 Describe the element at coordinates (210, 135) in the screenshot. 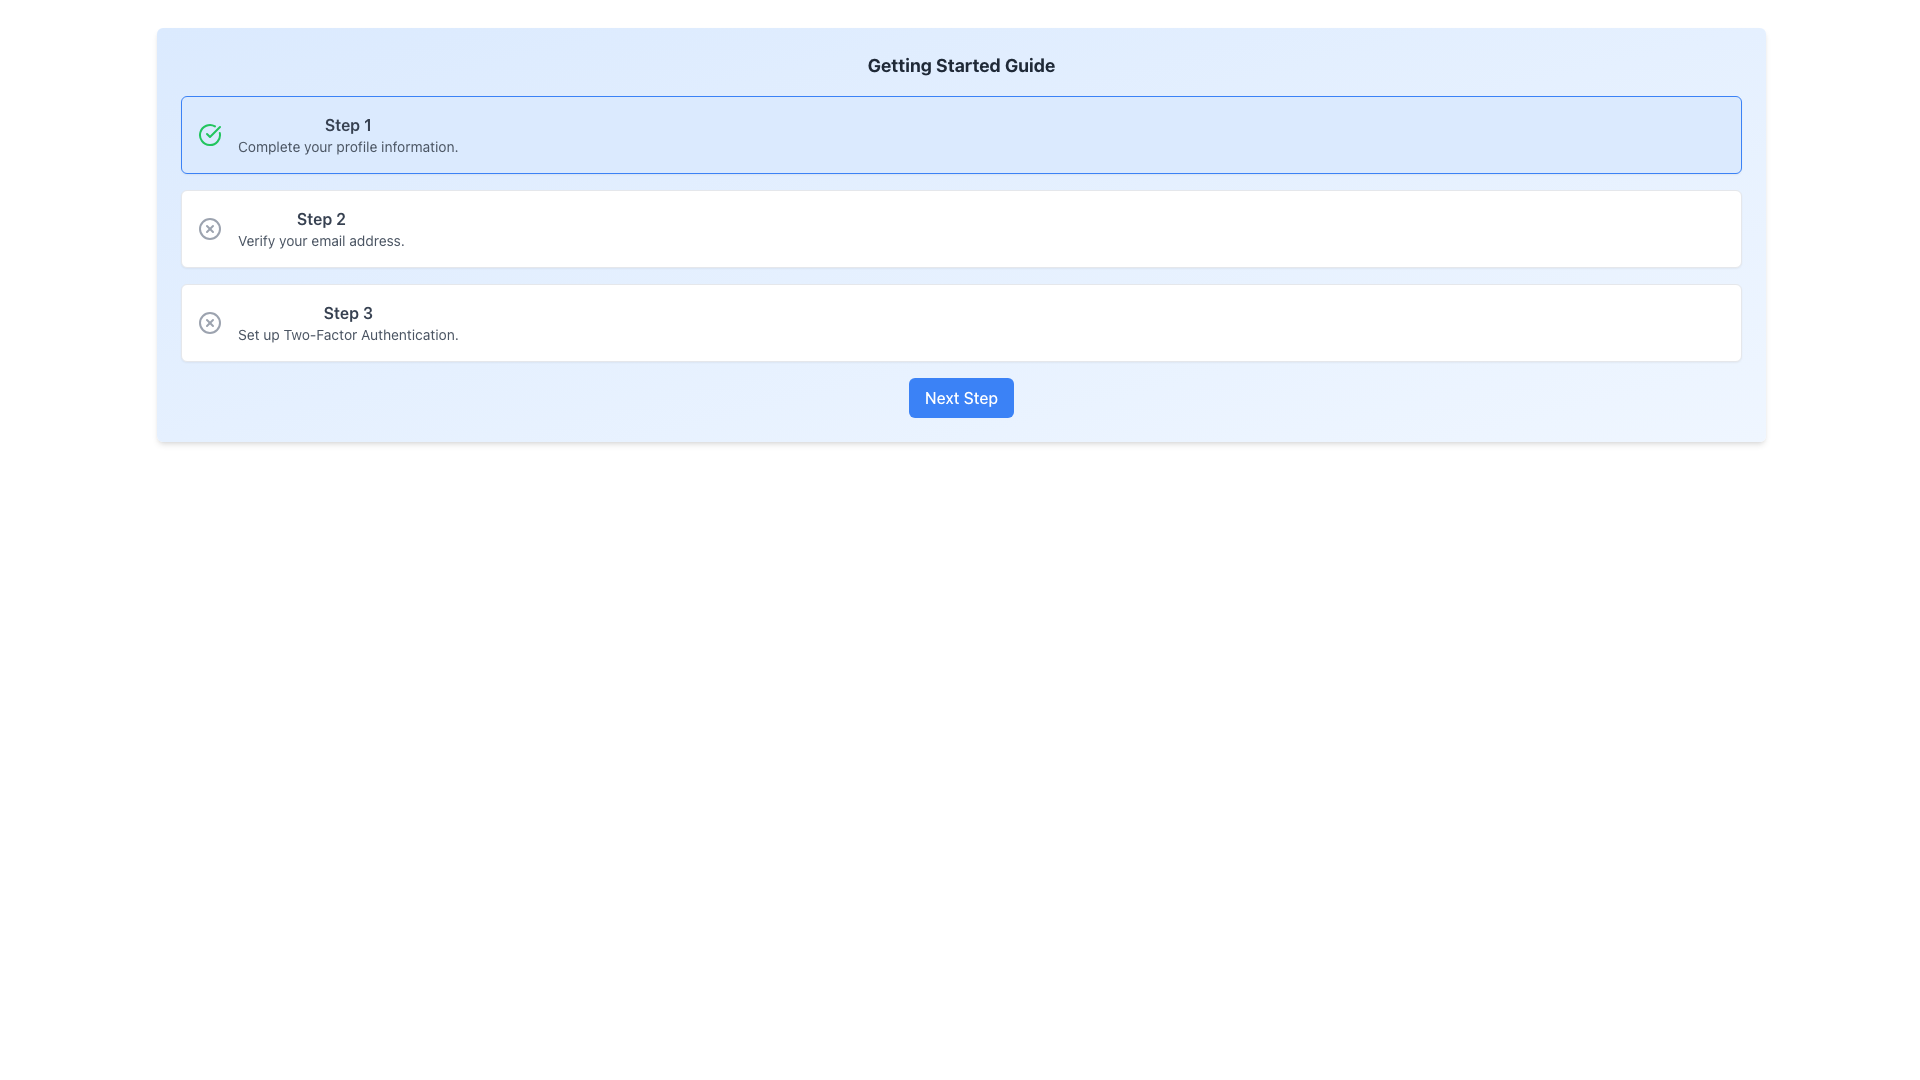

I see `the Status Indicator Icon located in the left segment of the 'Step 1' box in the 'Getting Started Guide'` at that location.